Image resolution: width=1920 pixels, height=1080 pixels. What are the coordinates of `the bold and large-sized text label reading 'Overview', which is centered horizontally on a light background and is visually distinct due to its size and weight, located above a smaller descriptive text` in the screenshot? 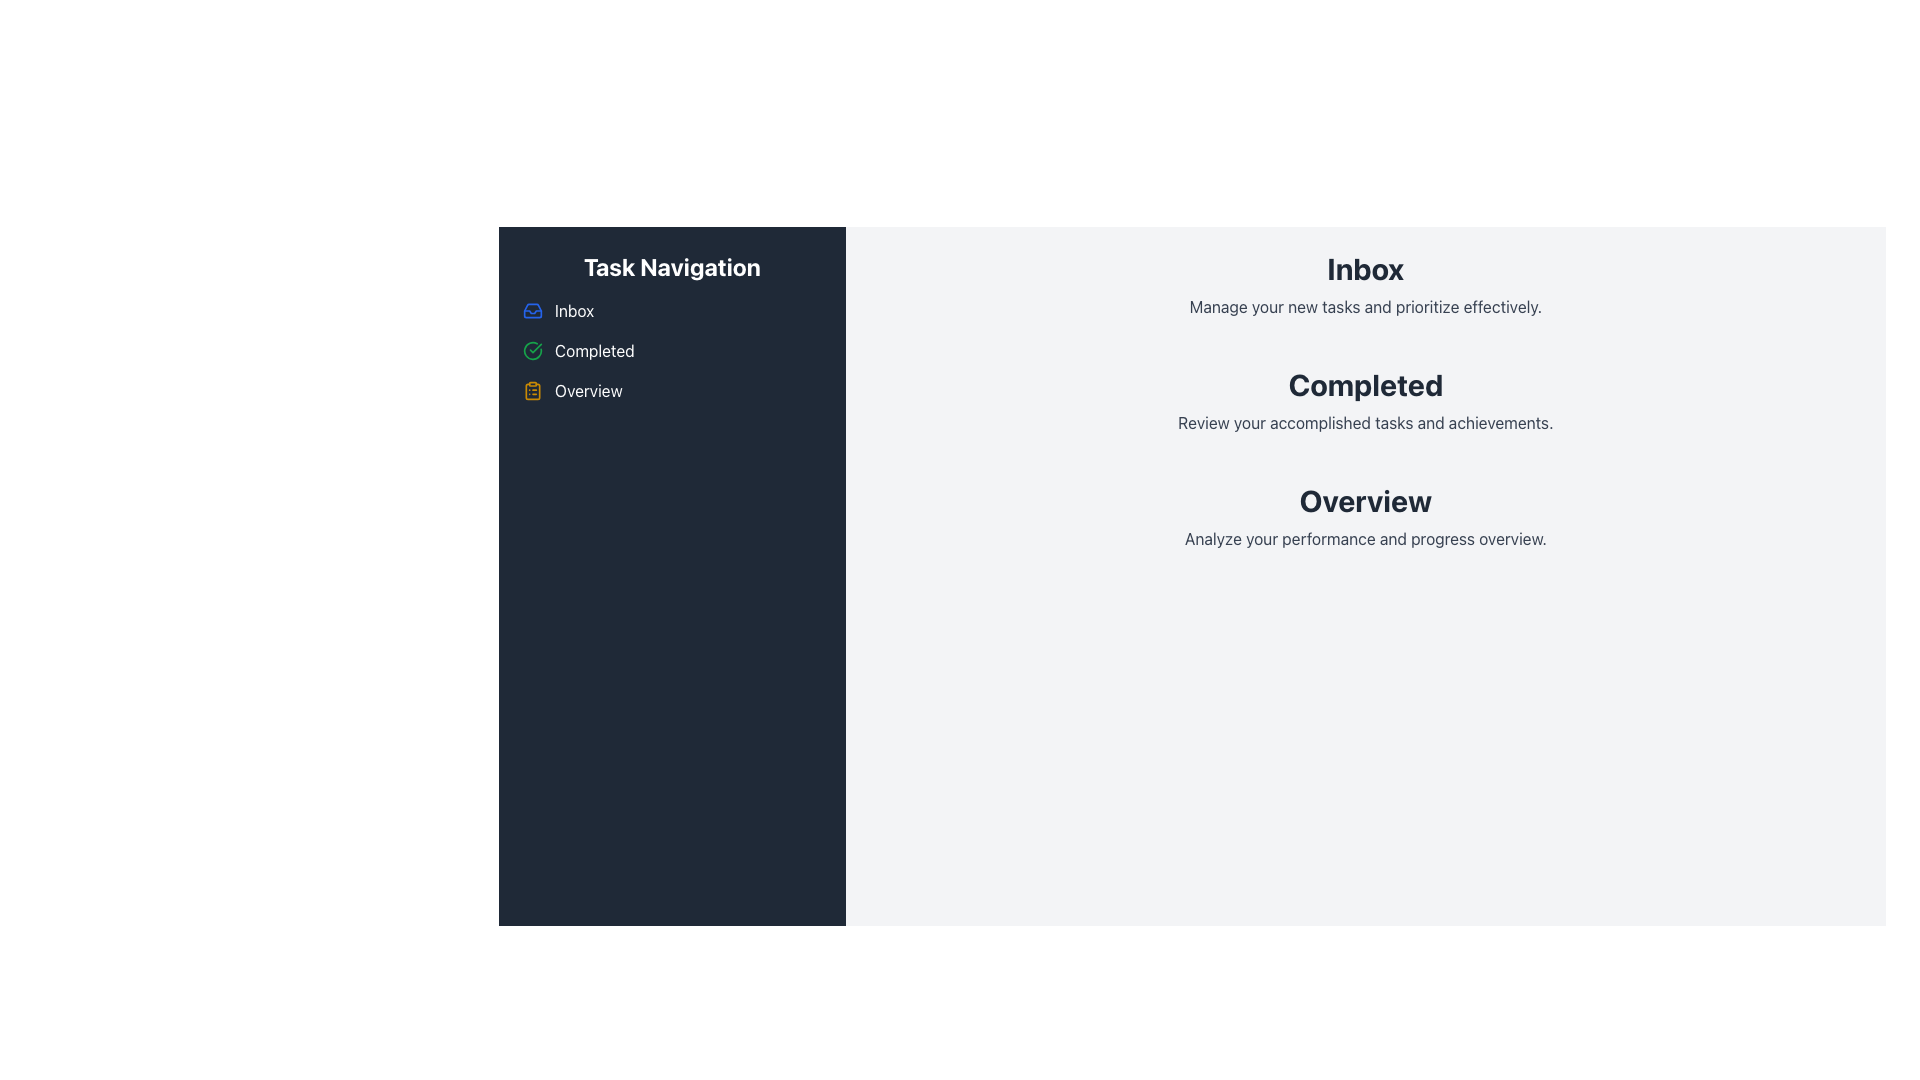 It's located at (1364, 500).